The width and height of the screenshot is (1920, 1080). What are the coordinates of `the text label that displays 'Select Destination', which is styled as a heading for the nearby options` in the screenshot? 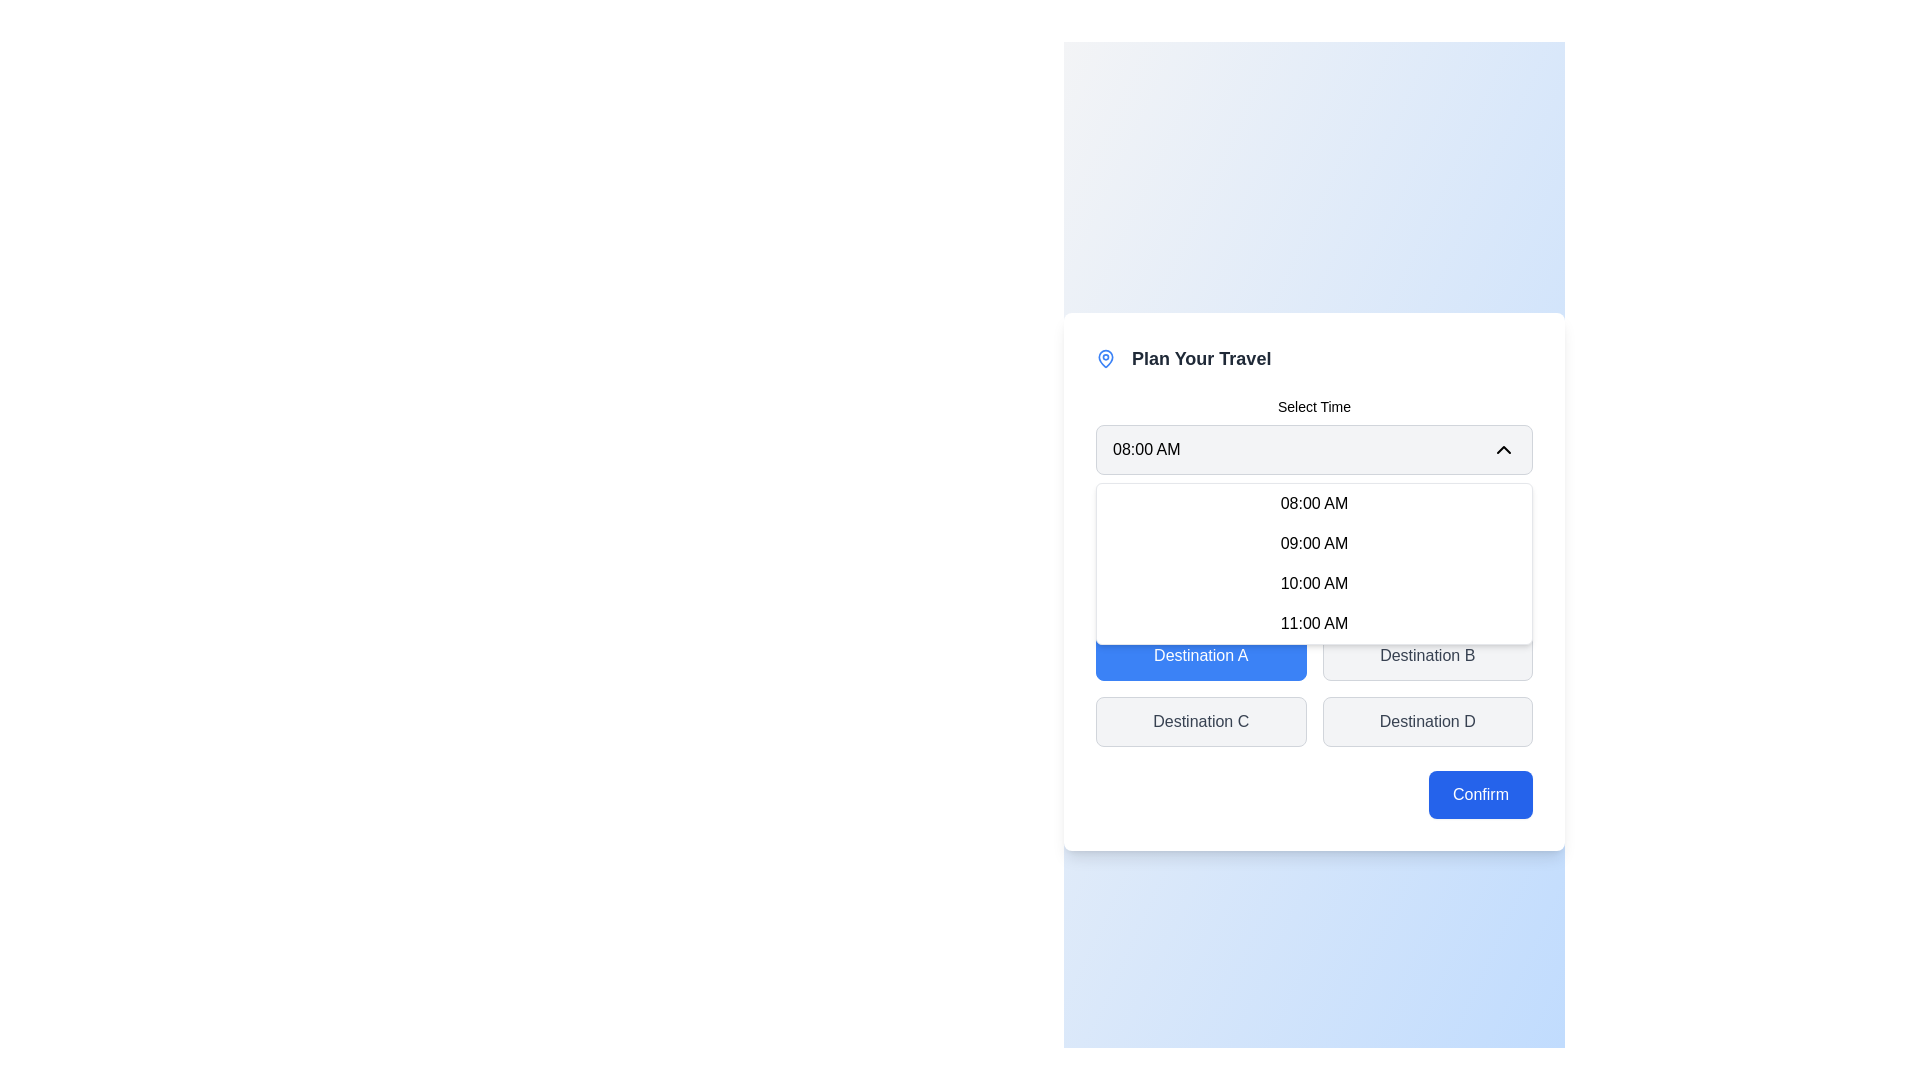 It's located at (1314, 612).